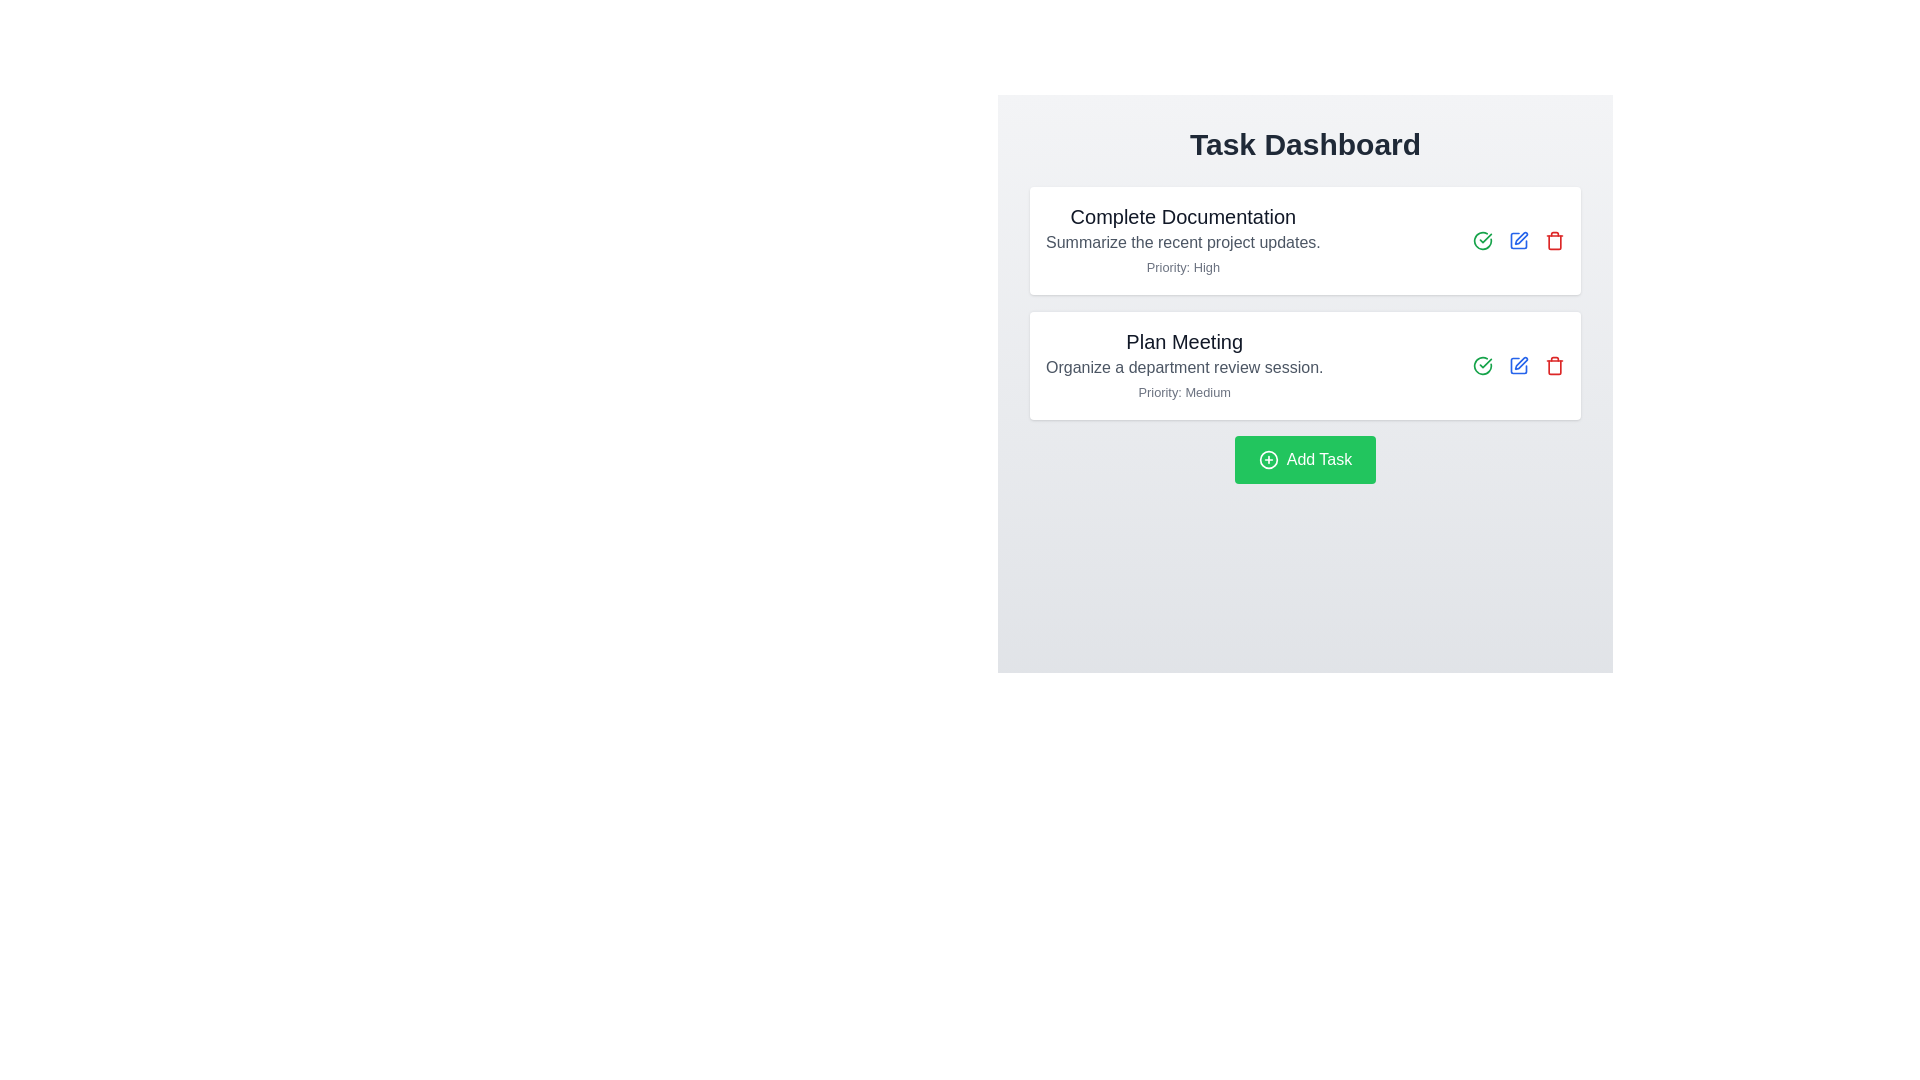 The width and height of the screenshot is (1920, 1080). I want to click on the green checkmark icon button, which indicates a completed or approved action, located to the right of the 'Plan Meeting' task description, so click(1483, 239).